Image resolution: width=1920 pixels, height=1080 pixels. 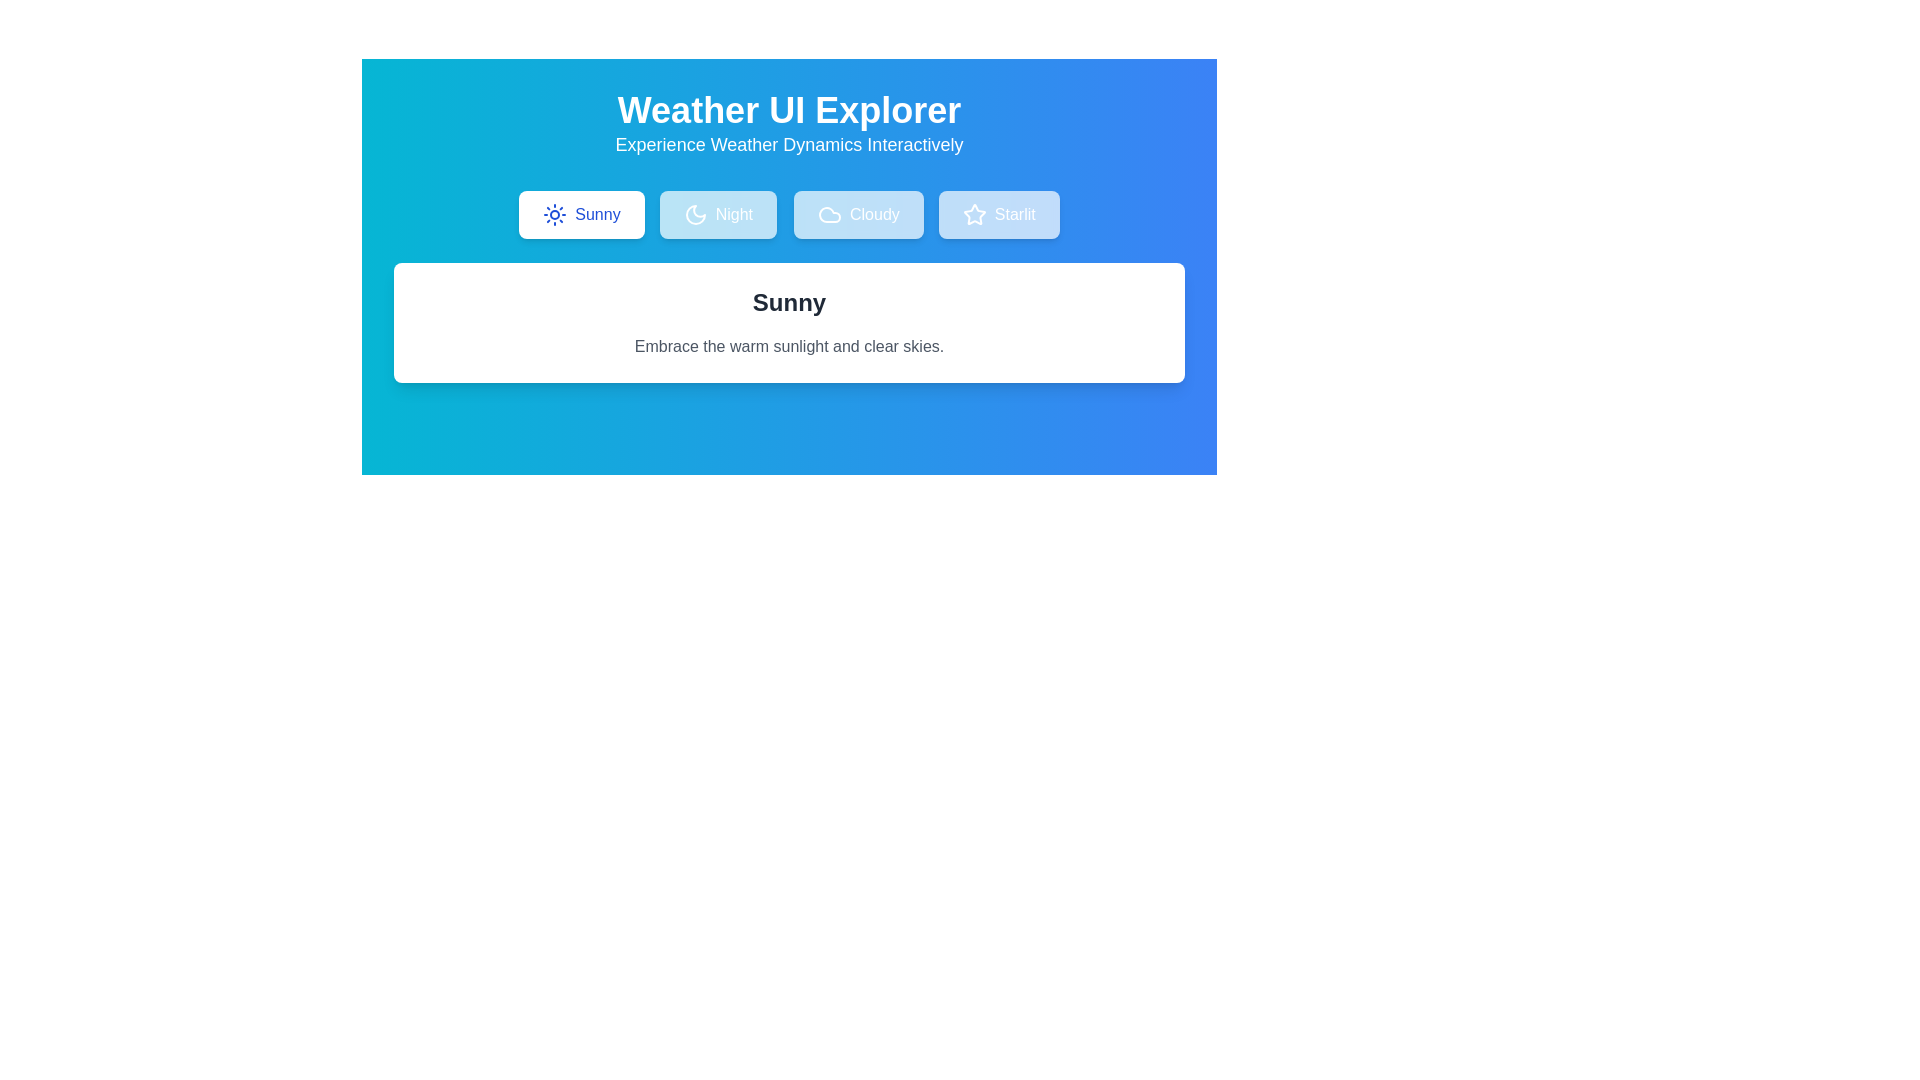 What do you see at coordinates (858, 215) in the screenshot?
I see `the Cloudy weather tab` at bounding box center [858, 215].